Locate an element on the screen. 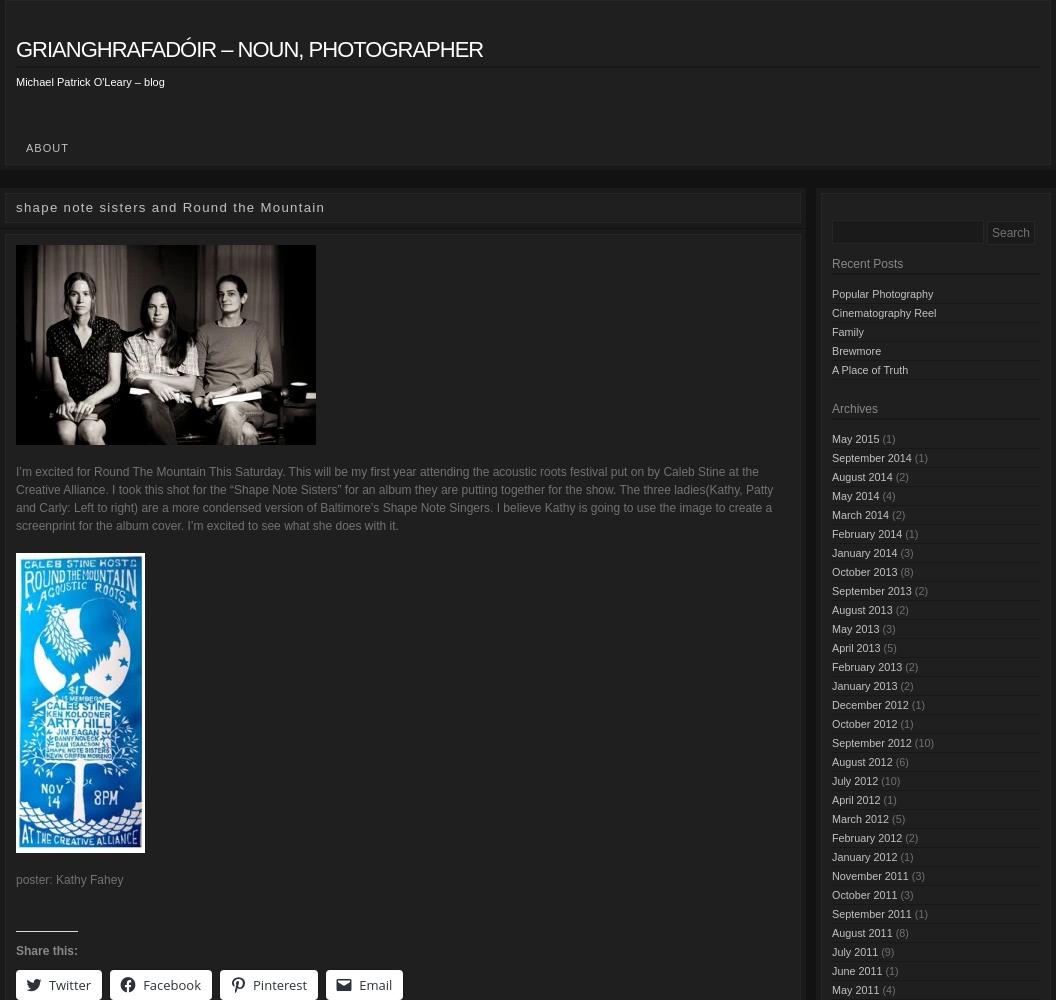 This screenshot has width=1056, height=1000. 'May 2015' is located at coordinates (855, 438).